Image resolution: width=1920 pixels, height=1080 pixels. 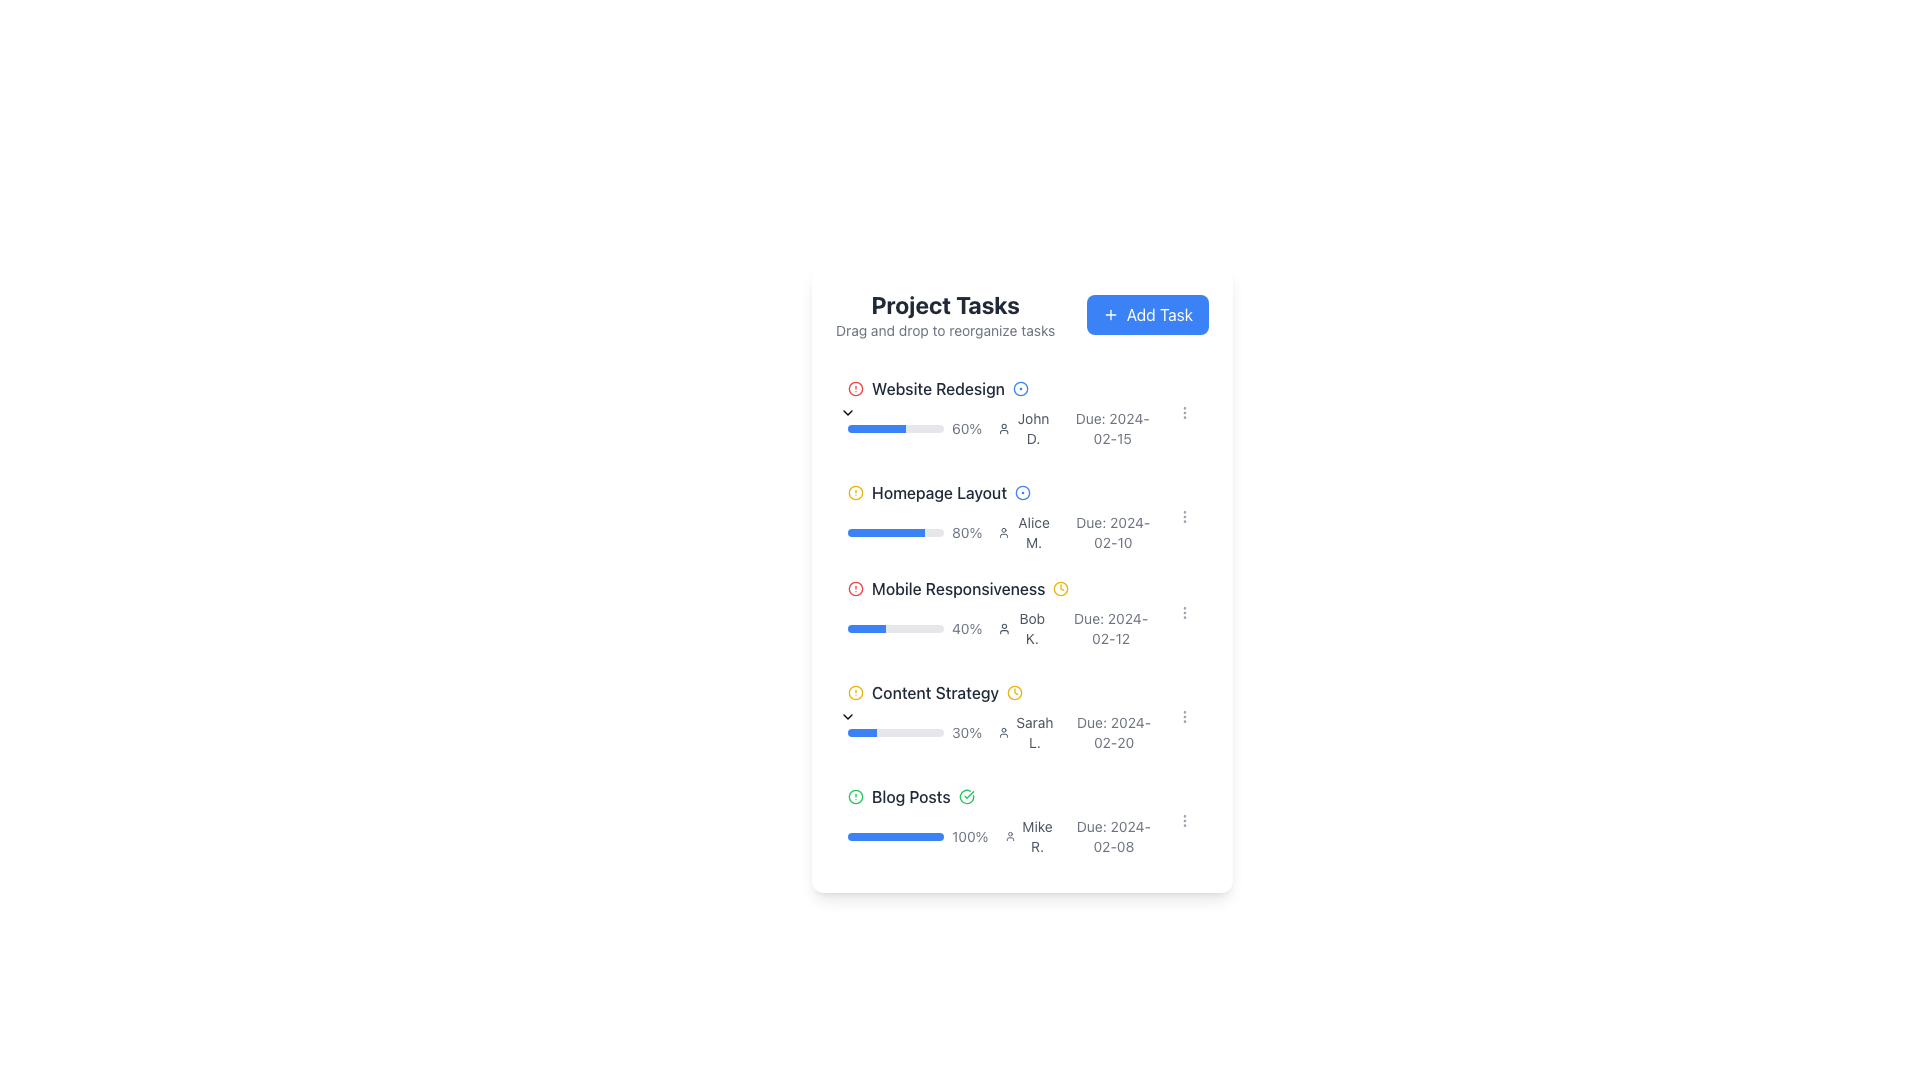 I want to click on the Chevron icon located in the first task entry titled 'Website Redesign', so click(x=848, y=411).